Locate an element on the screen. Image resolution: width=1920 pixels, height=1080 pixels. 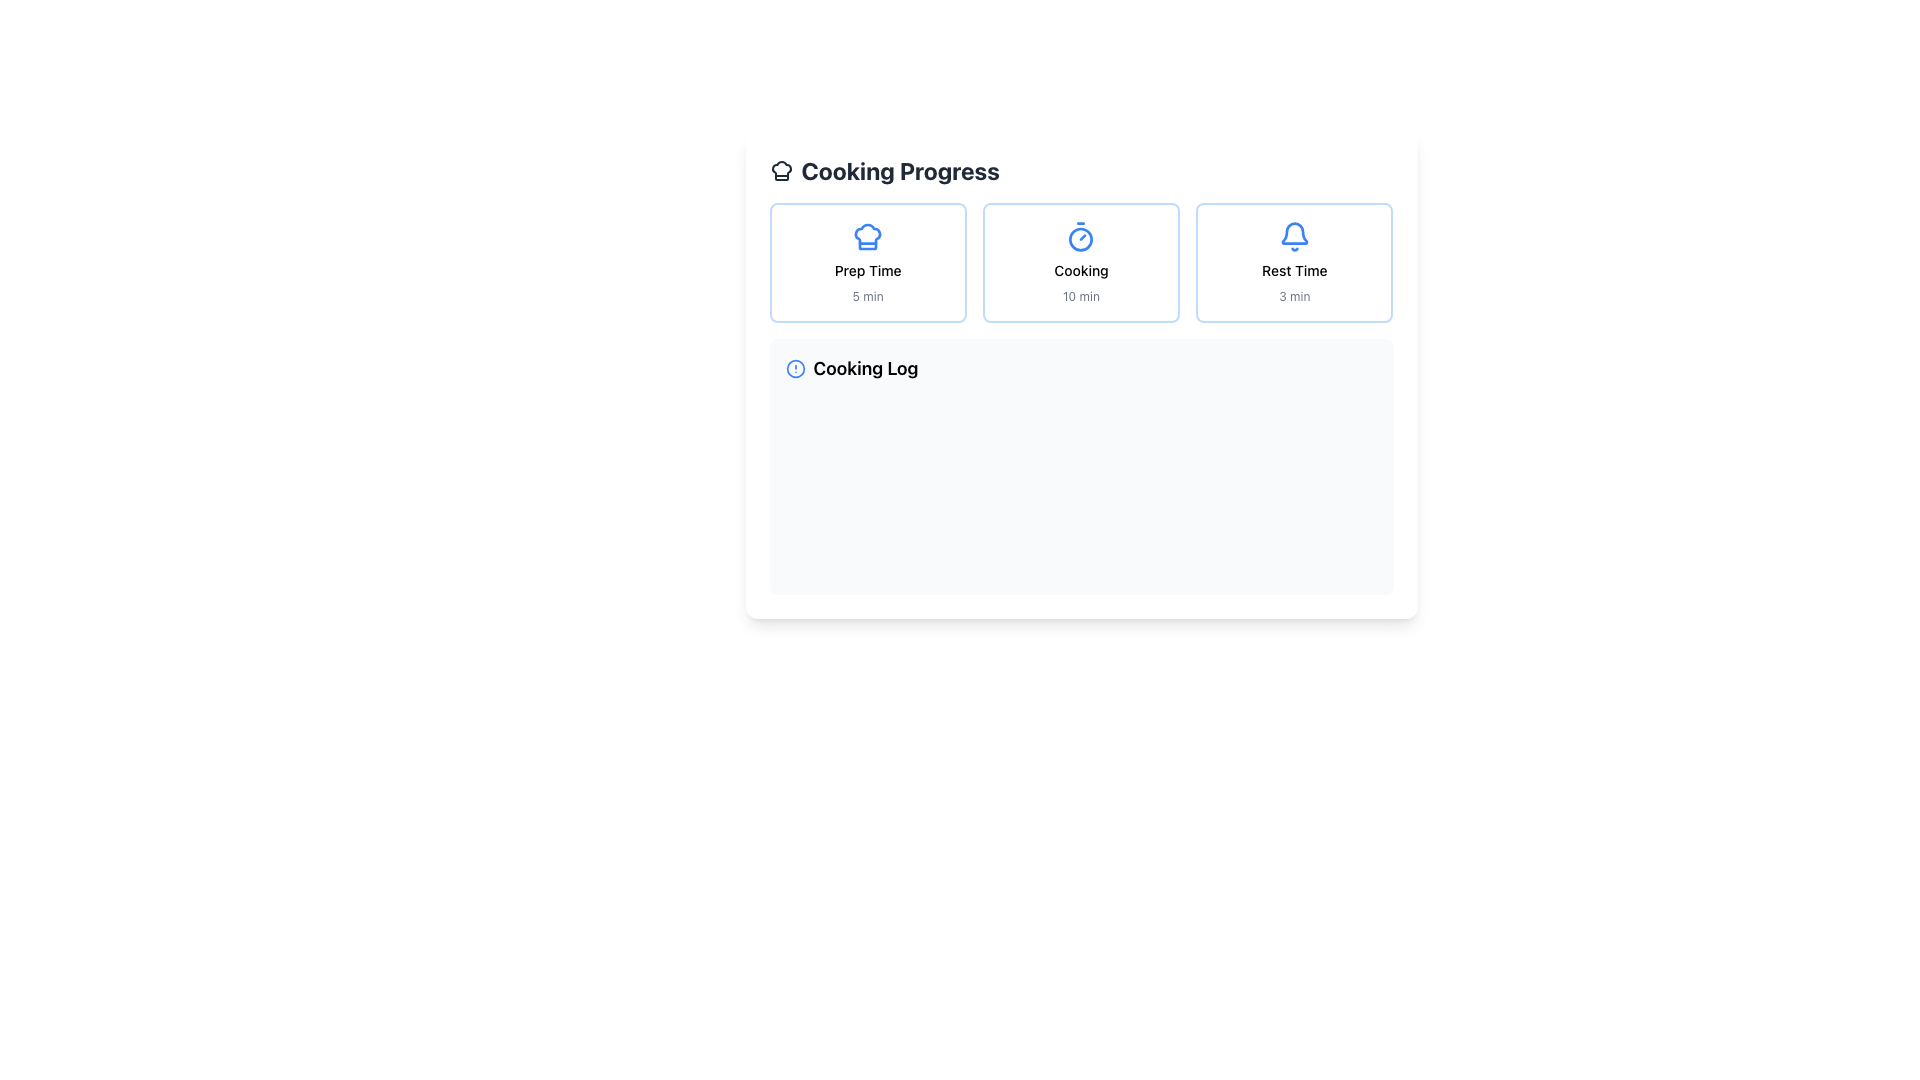
the static text label indicating the duration associated with the 'Rest Time' section, which is centrally aligned below the title 'Rest Time' is located at coordinates (1294, 297).